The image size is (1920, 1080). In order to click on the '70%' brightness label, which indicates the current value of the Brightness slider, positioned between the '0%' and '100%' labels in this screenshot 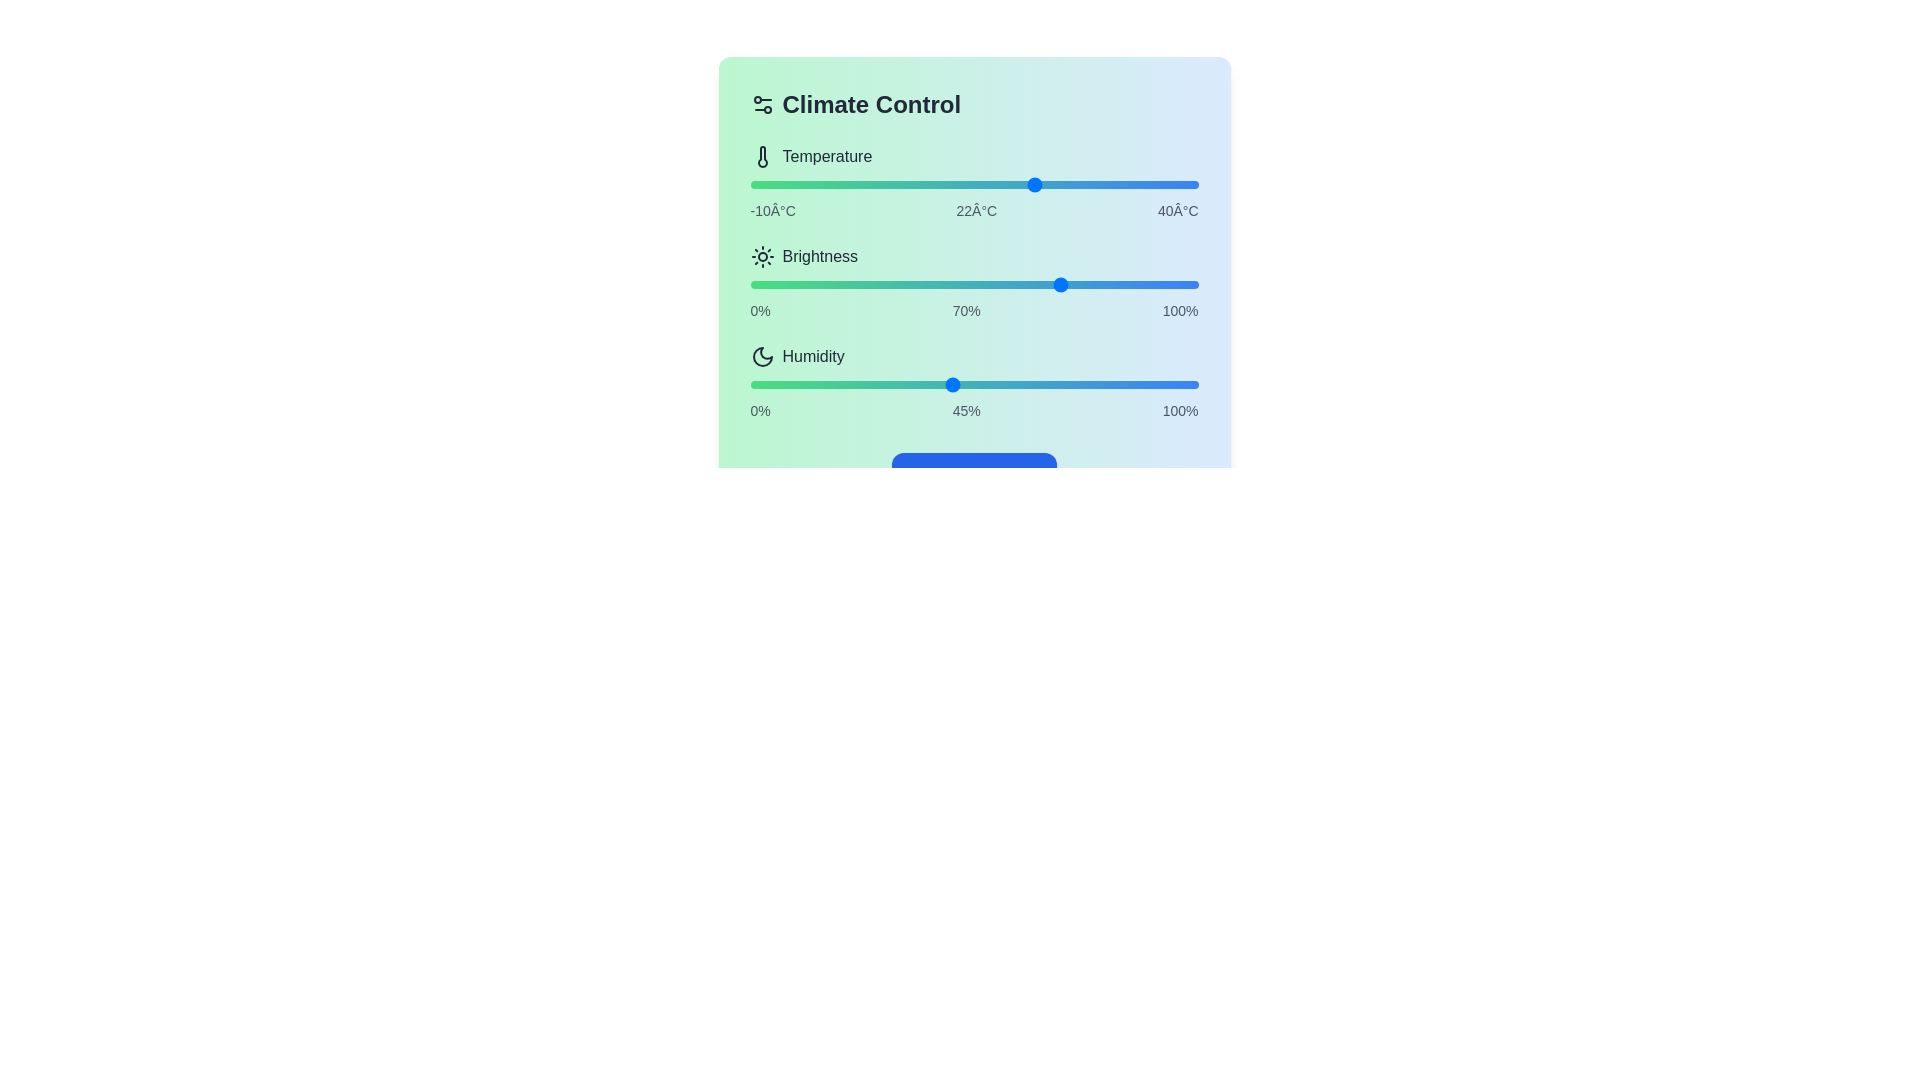, I will do `click(966, 311)`.